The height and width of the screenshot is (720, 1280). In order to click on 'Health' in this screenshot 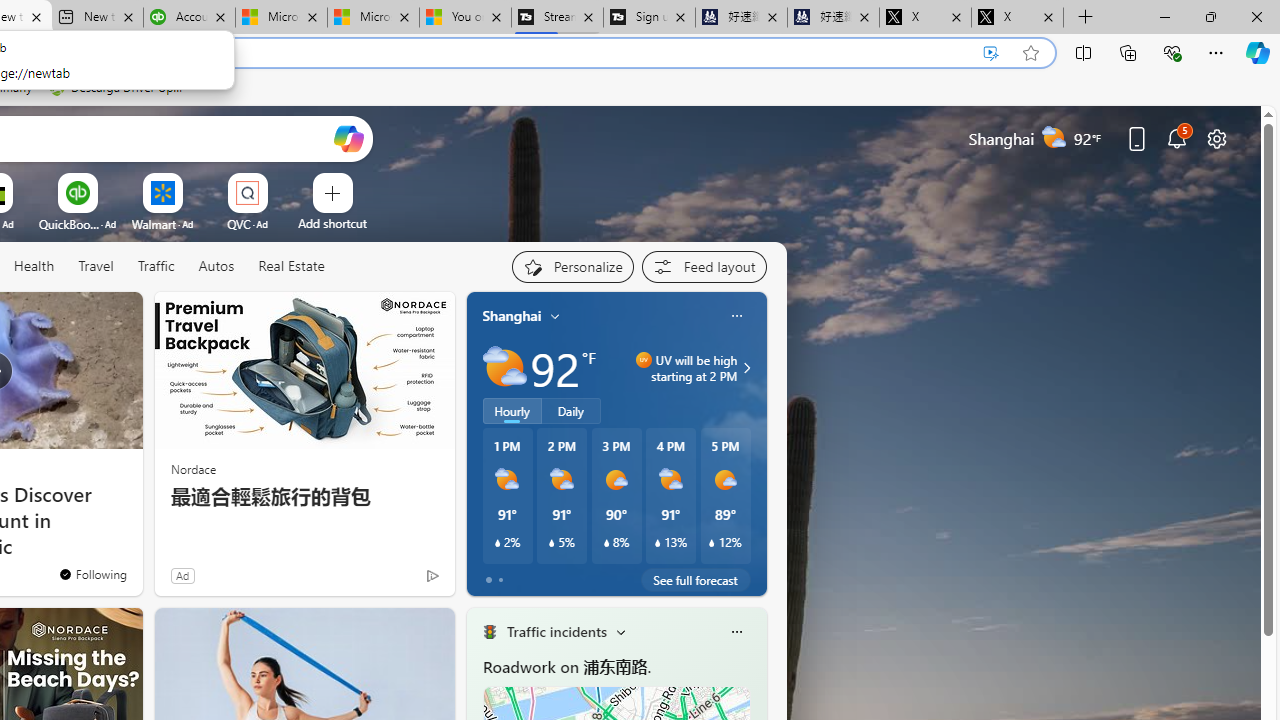, I will do `click(33, 266)`.